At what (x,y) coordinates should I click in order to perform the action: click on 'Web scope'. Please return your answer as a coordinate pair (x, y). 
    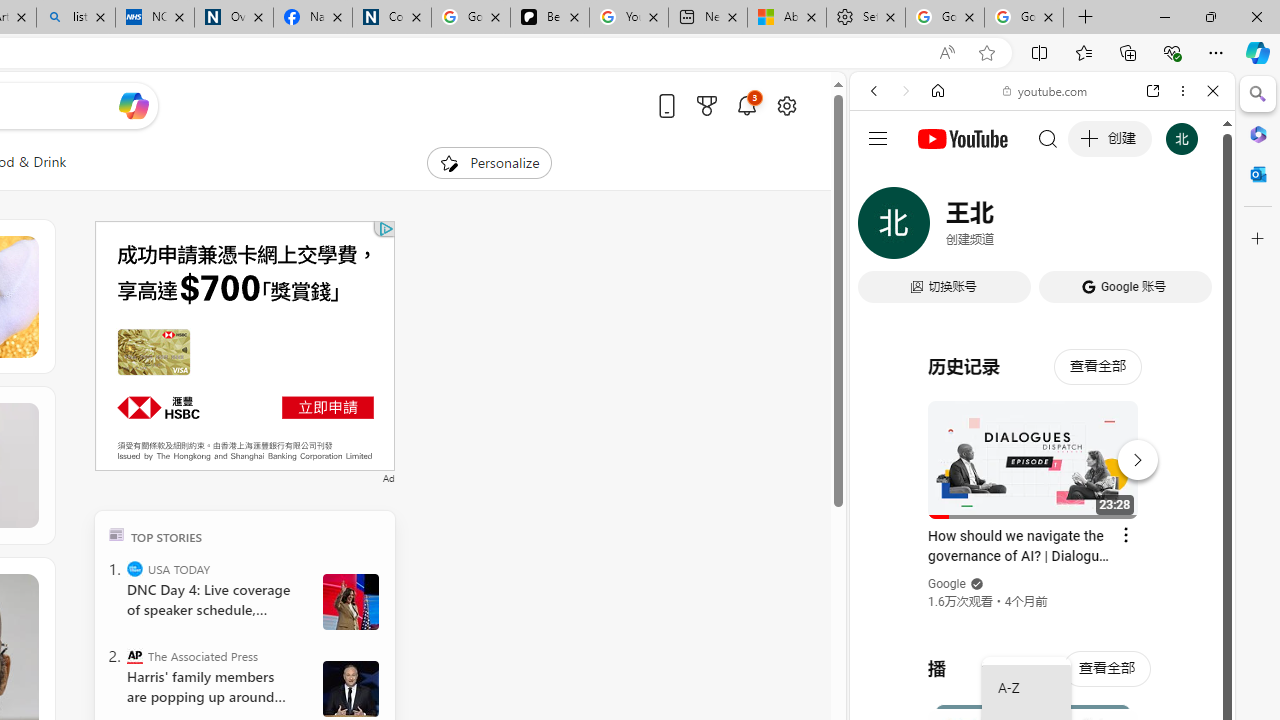
    Looking at the image, I should click on (881, 180).